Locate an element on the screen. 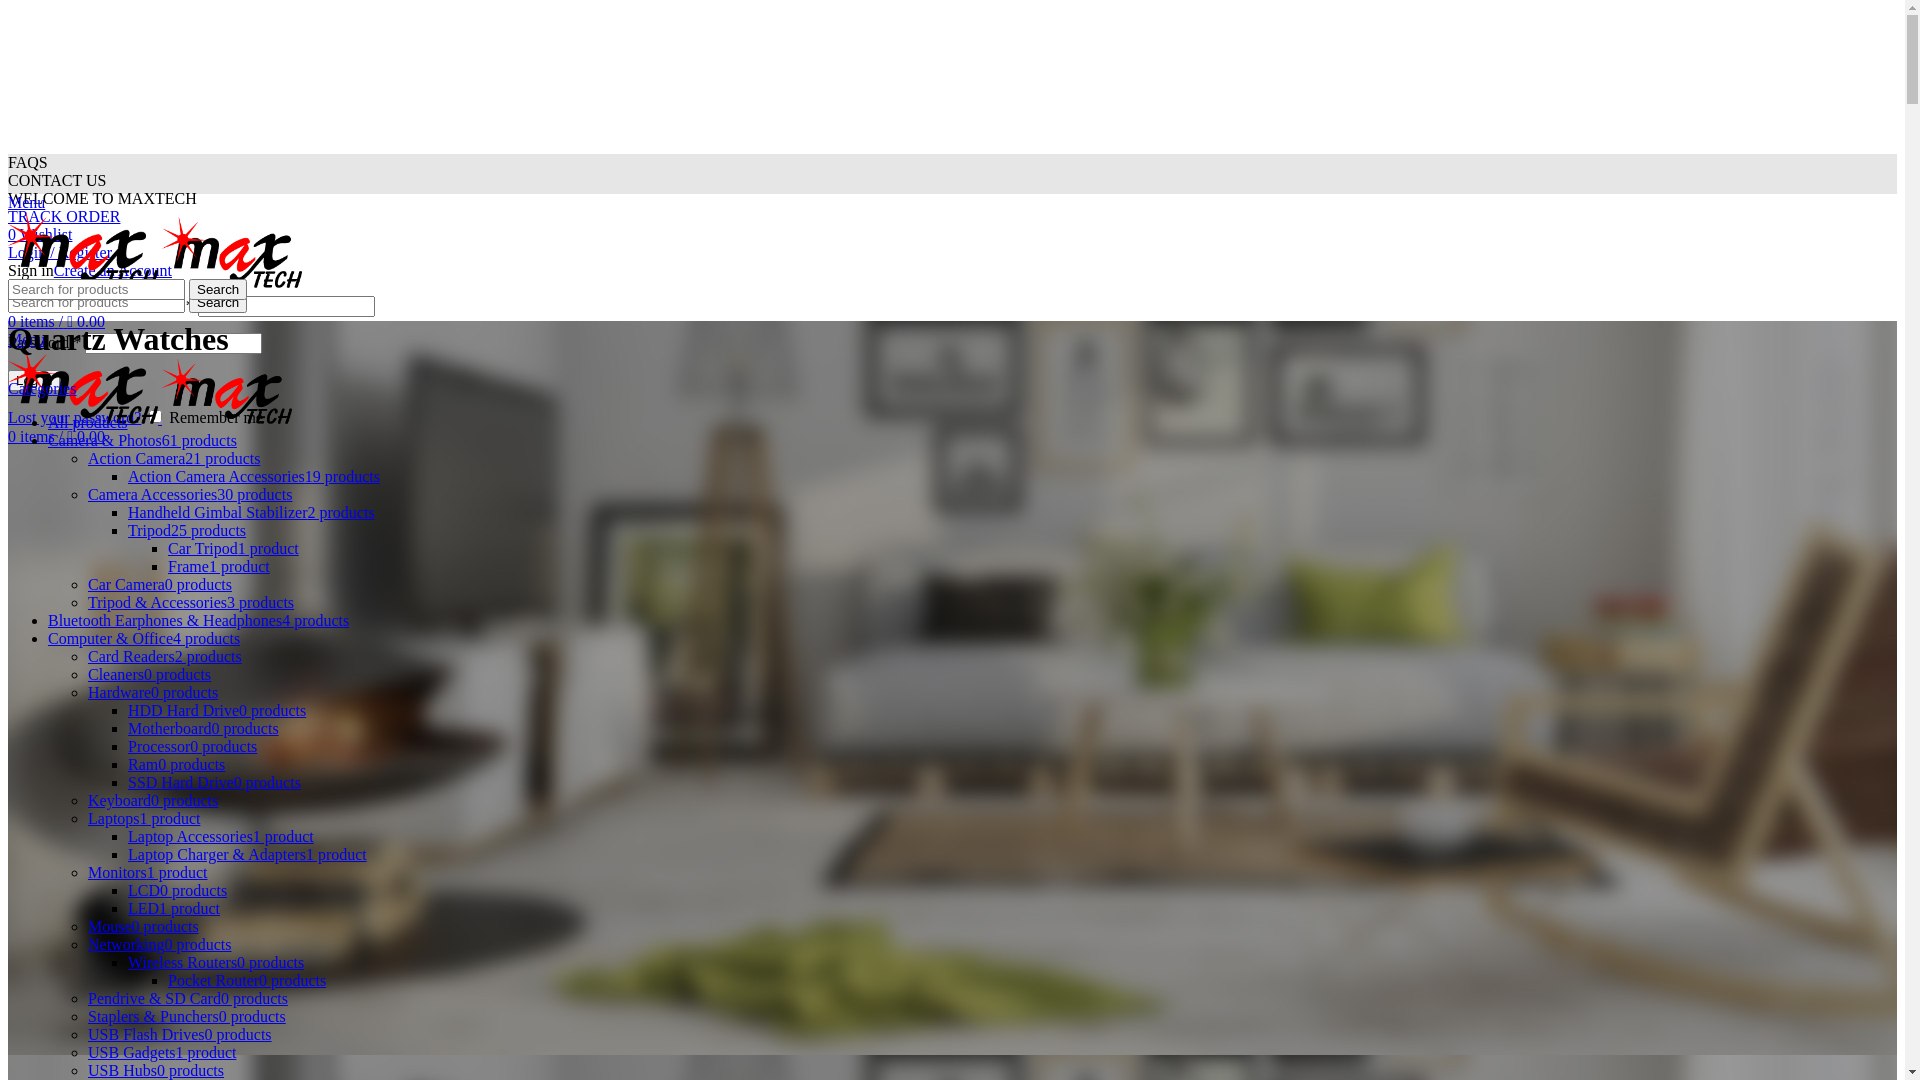 The height and width of the screenshot is (1080, 1920). 'Login / Register' is located at coordinates (59, 251).